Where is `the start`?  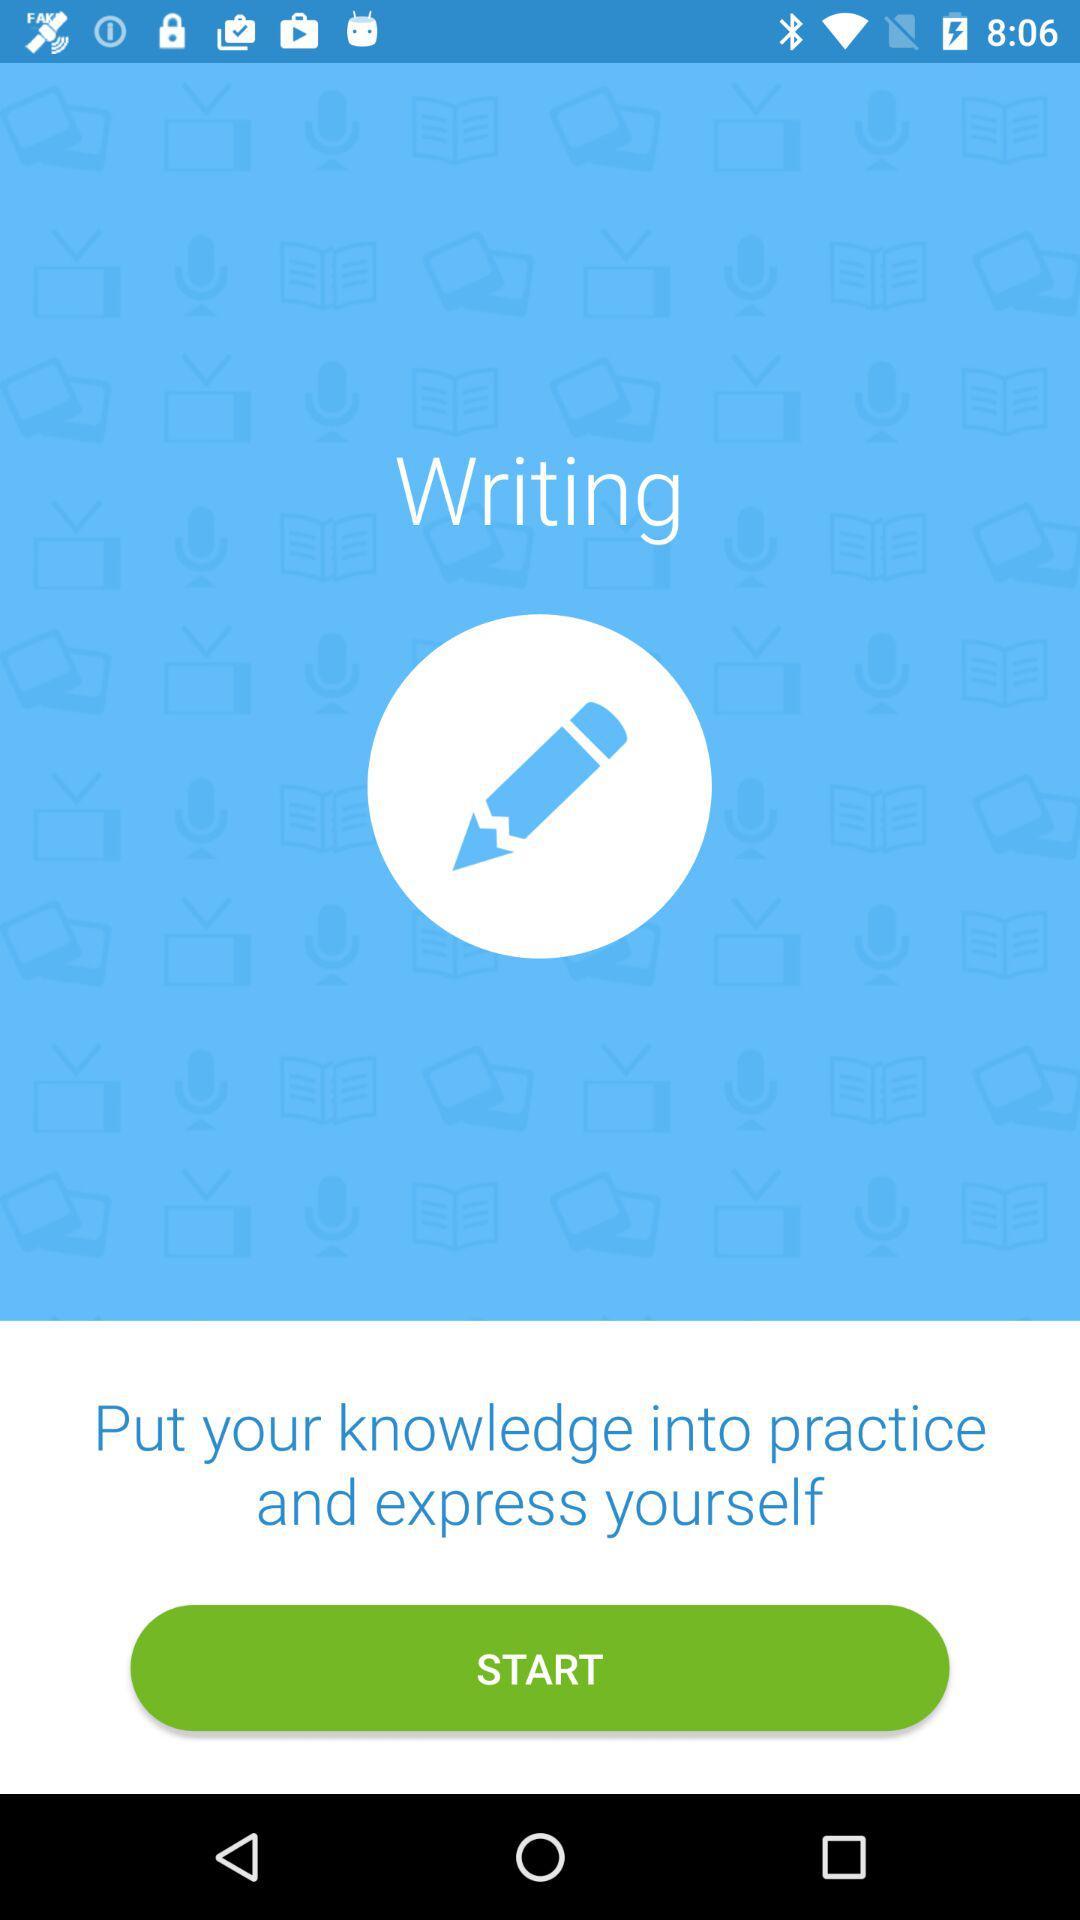
the start is located at coordinates (540, 1668).